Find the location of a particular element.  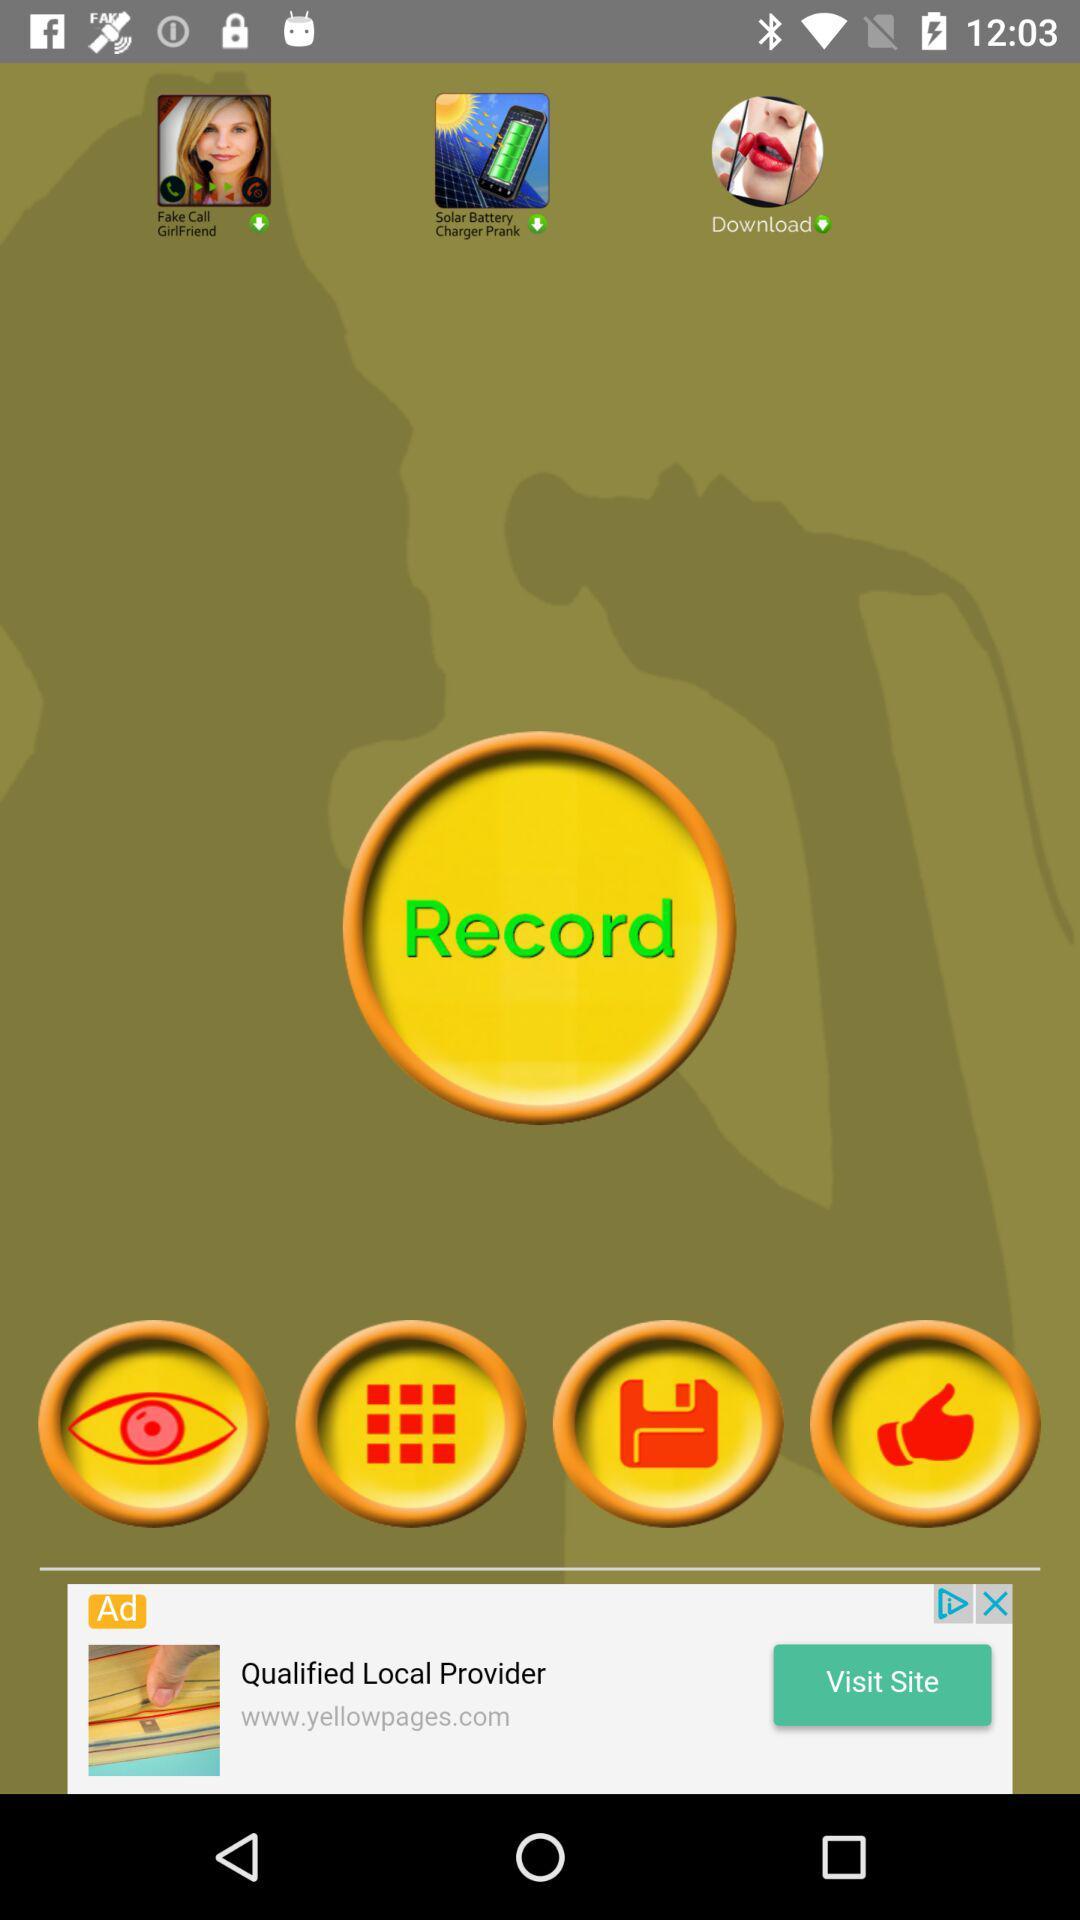

icon page is located at coordinates (152, 1422).